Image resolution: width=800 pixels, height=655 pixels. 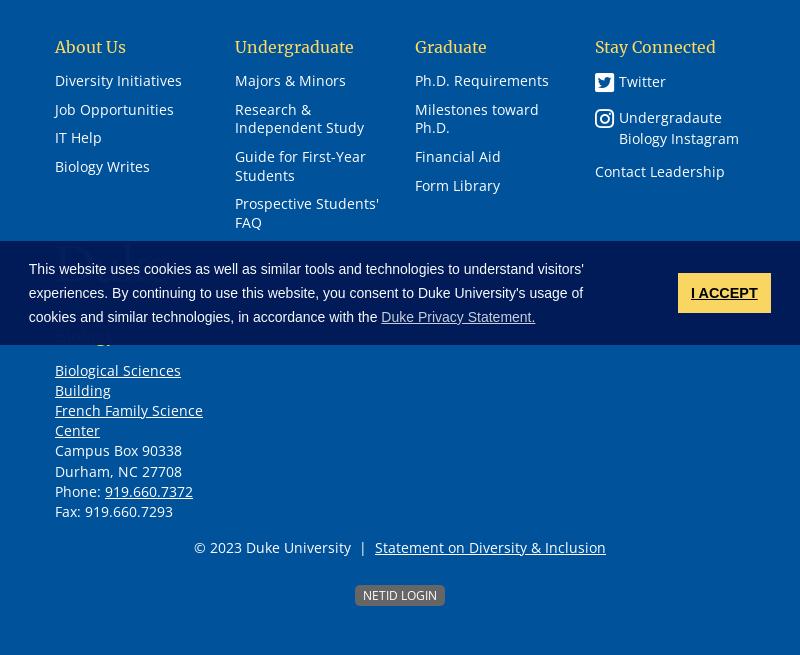 I want to click on 'Research & Independent Study', so click(x=299, y=118).